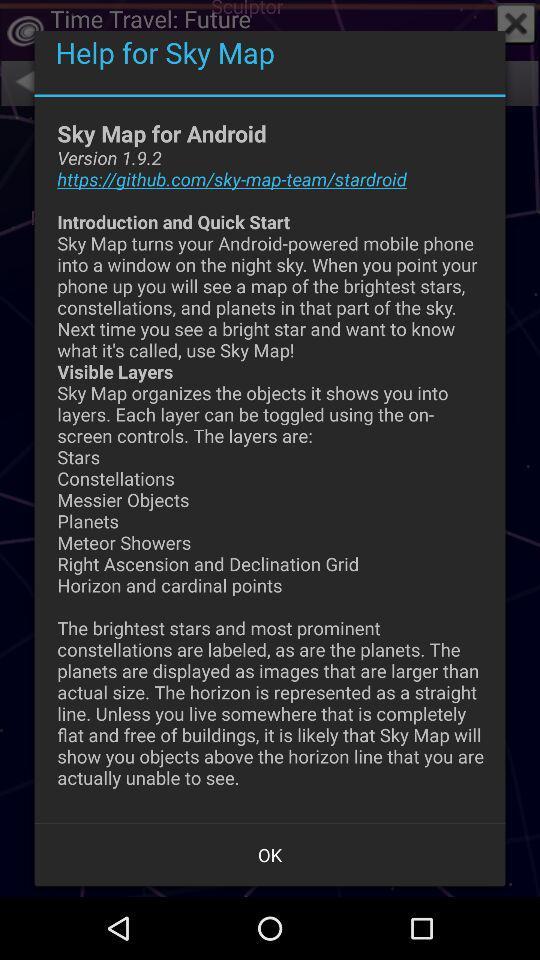  Describe the element at coordinates (270, 853) in the screenshot. I see `app below sky map for` at that location.